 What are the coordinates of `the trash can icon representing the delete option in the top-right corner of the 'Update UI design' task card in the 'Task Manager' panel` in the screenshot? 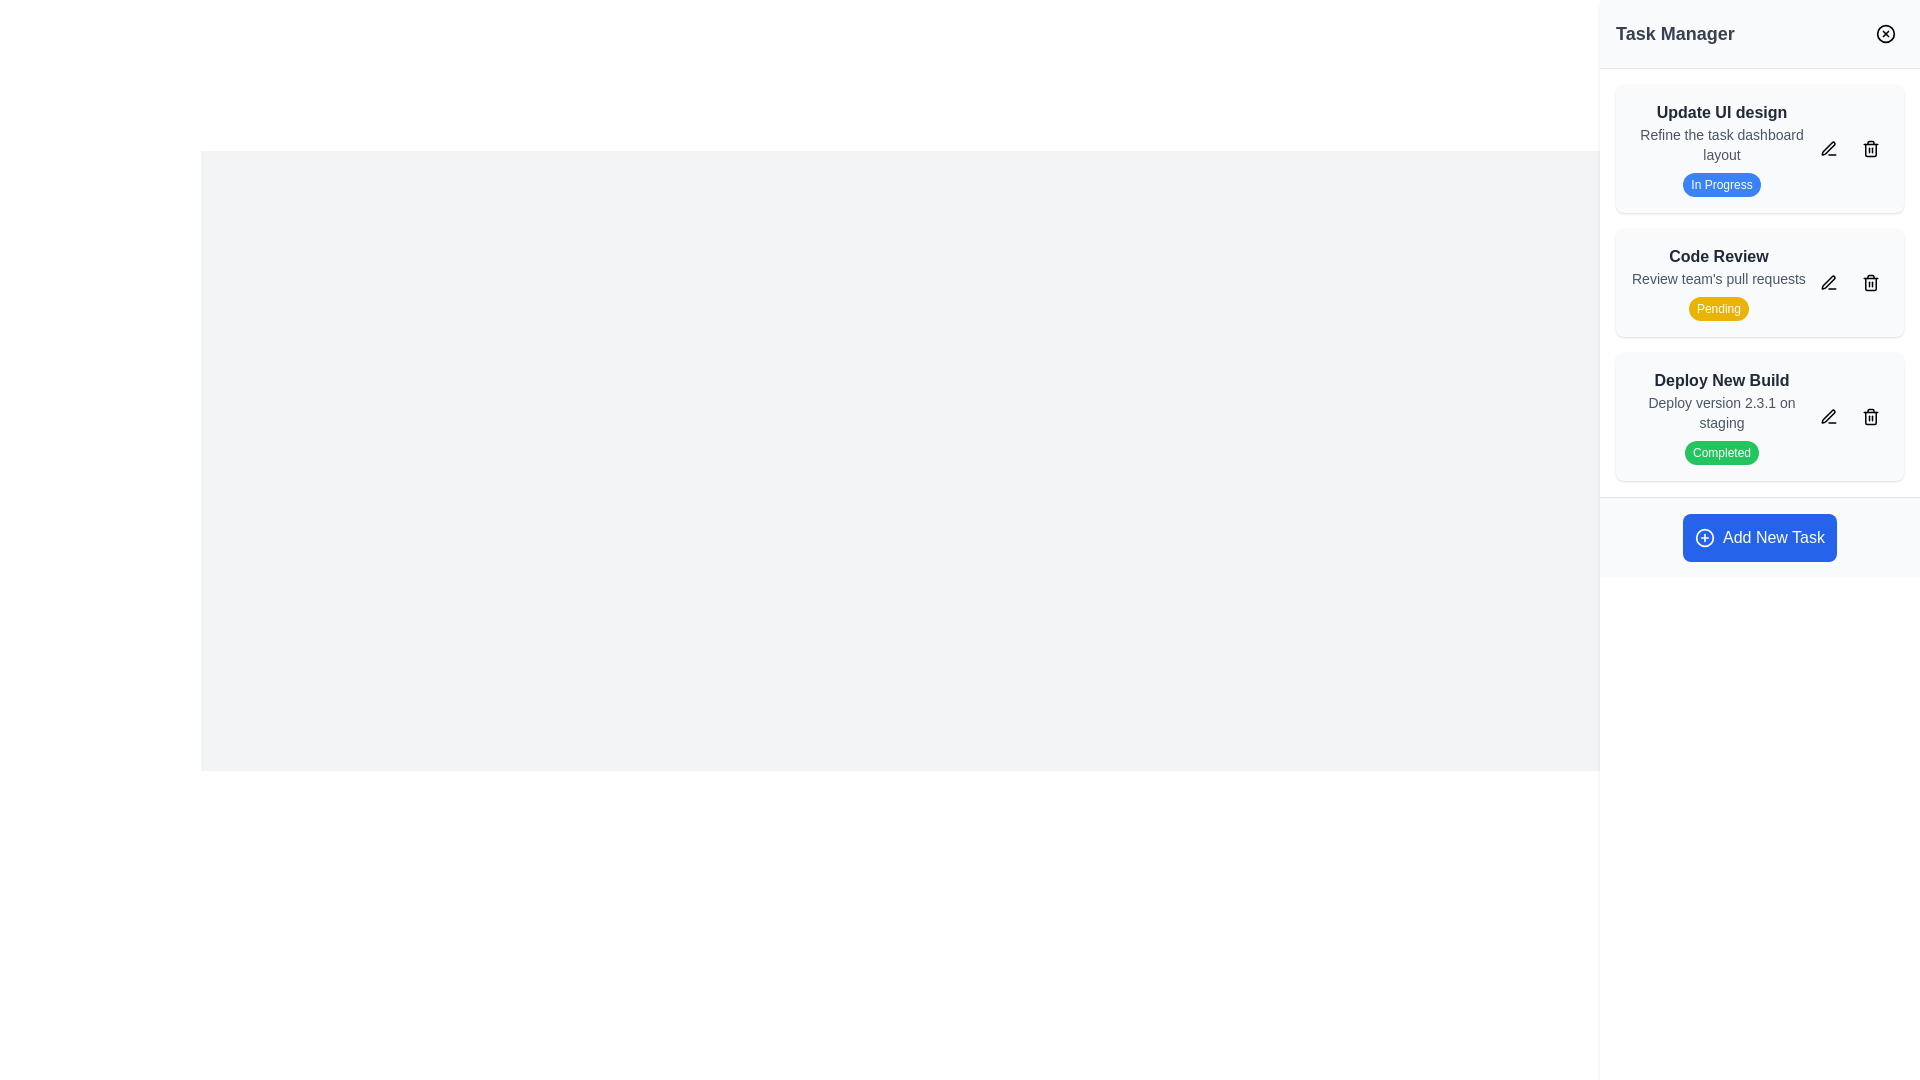 It's located at (1870, 149).